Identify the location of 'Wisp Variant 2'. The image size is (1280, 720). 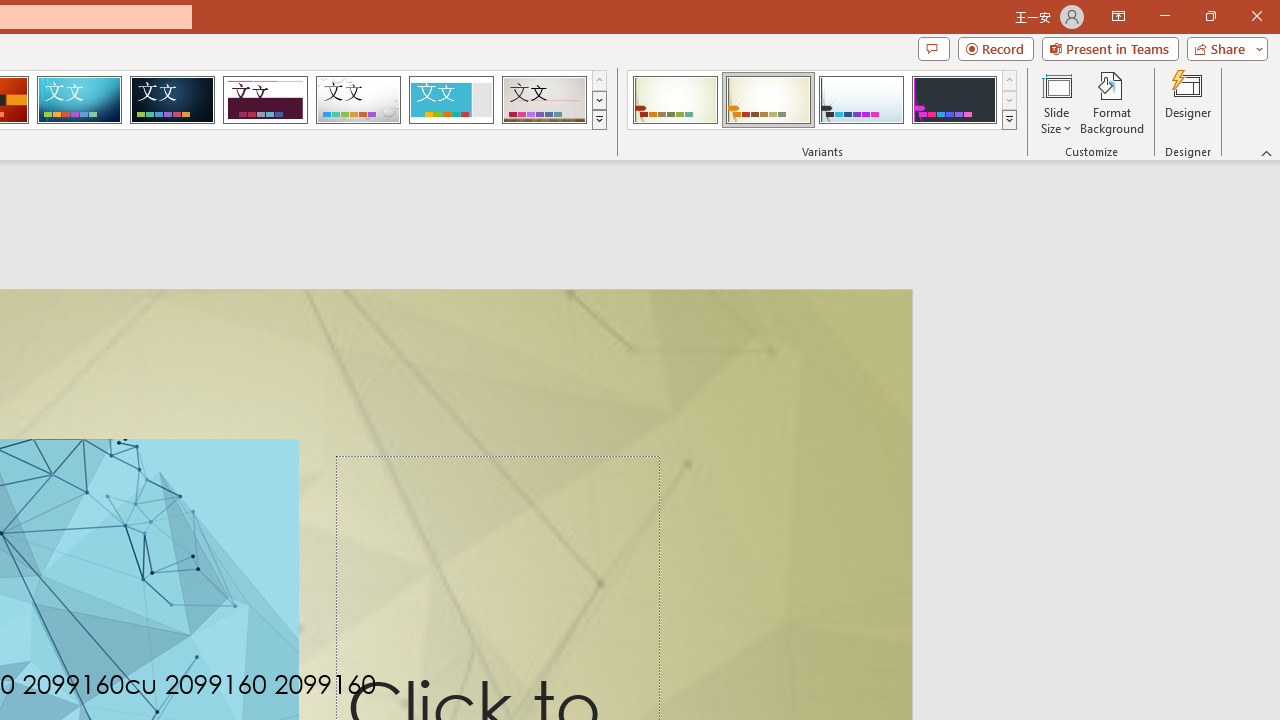
(767, 100).